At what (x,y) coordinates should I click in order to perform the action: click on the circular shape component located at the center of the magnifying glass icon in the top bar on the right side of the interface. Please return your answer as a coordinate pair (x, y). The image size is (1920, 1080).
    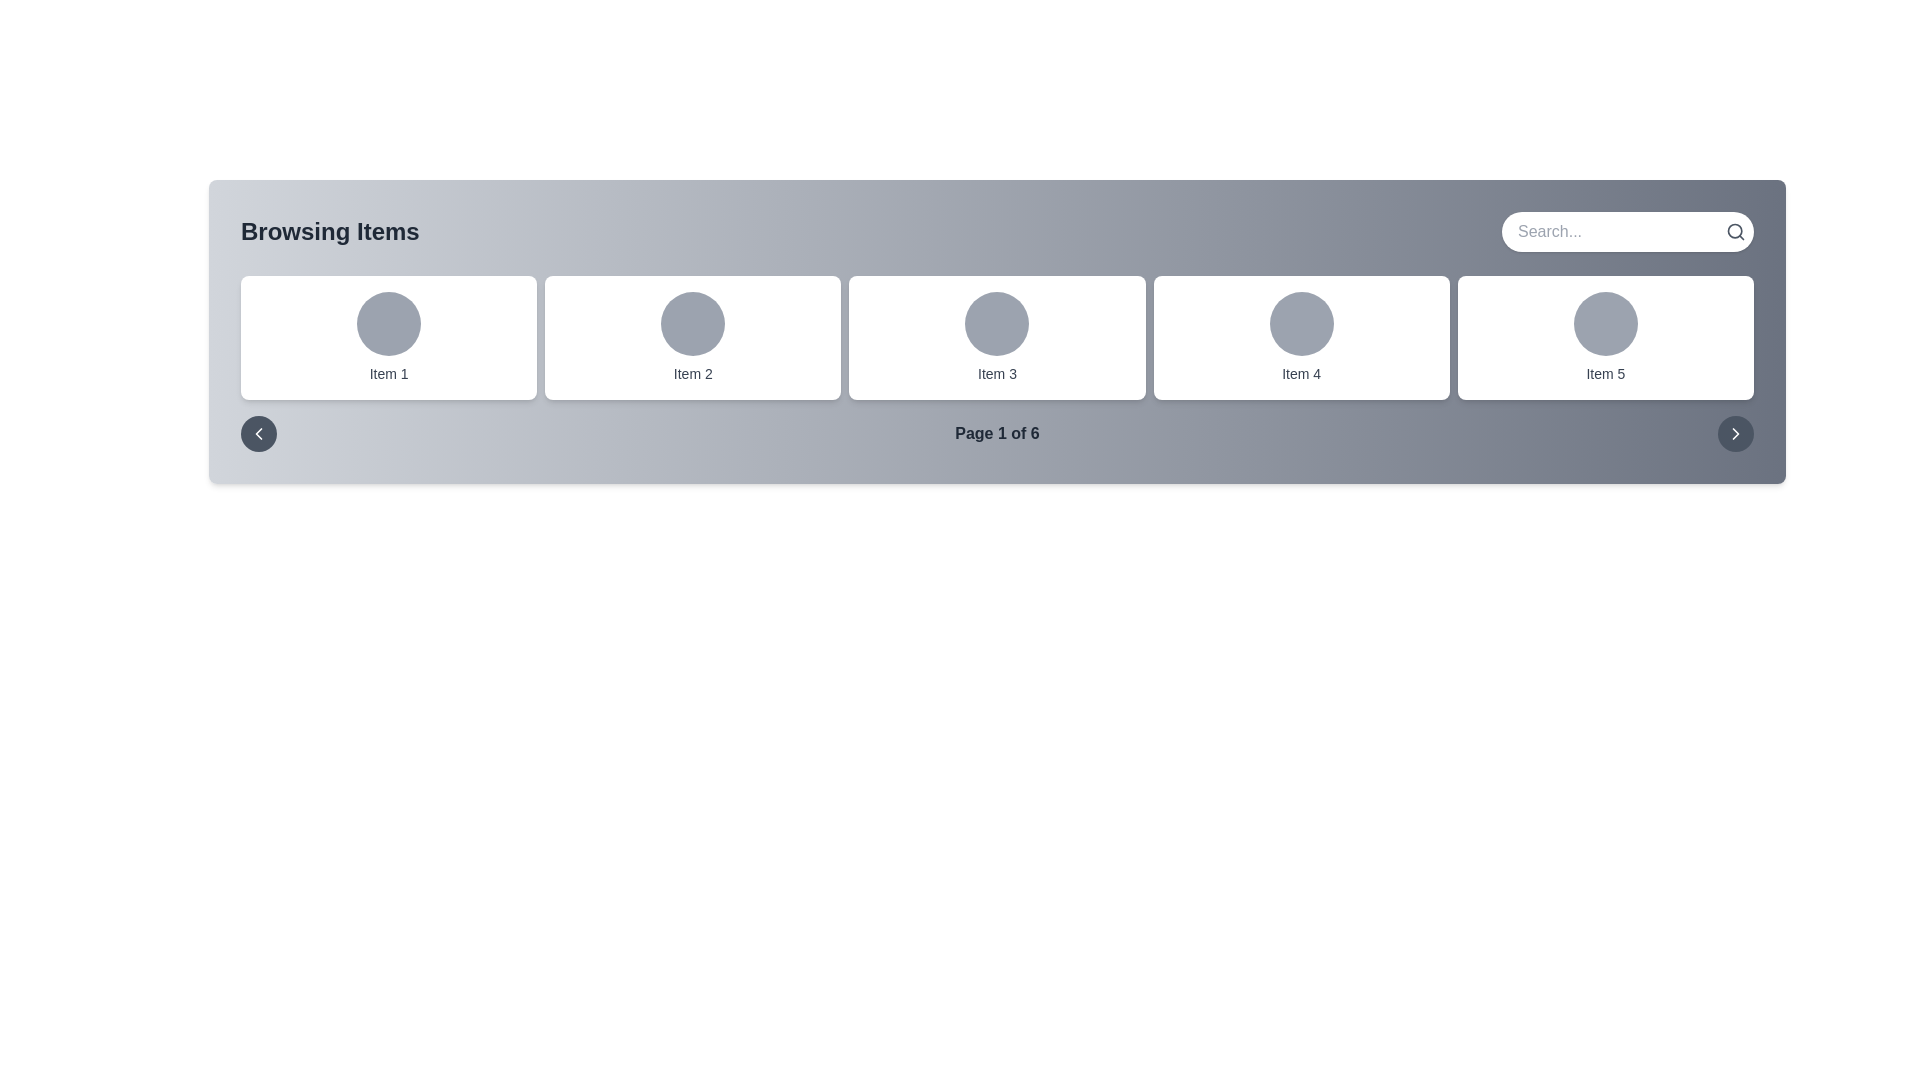
    Looking at the image, I should click on (1734, 230).